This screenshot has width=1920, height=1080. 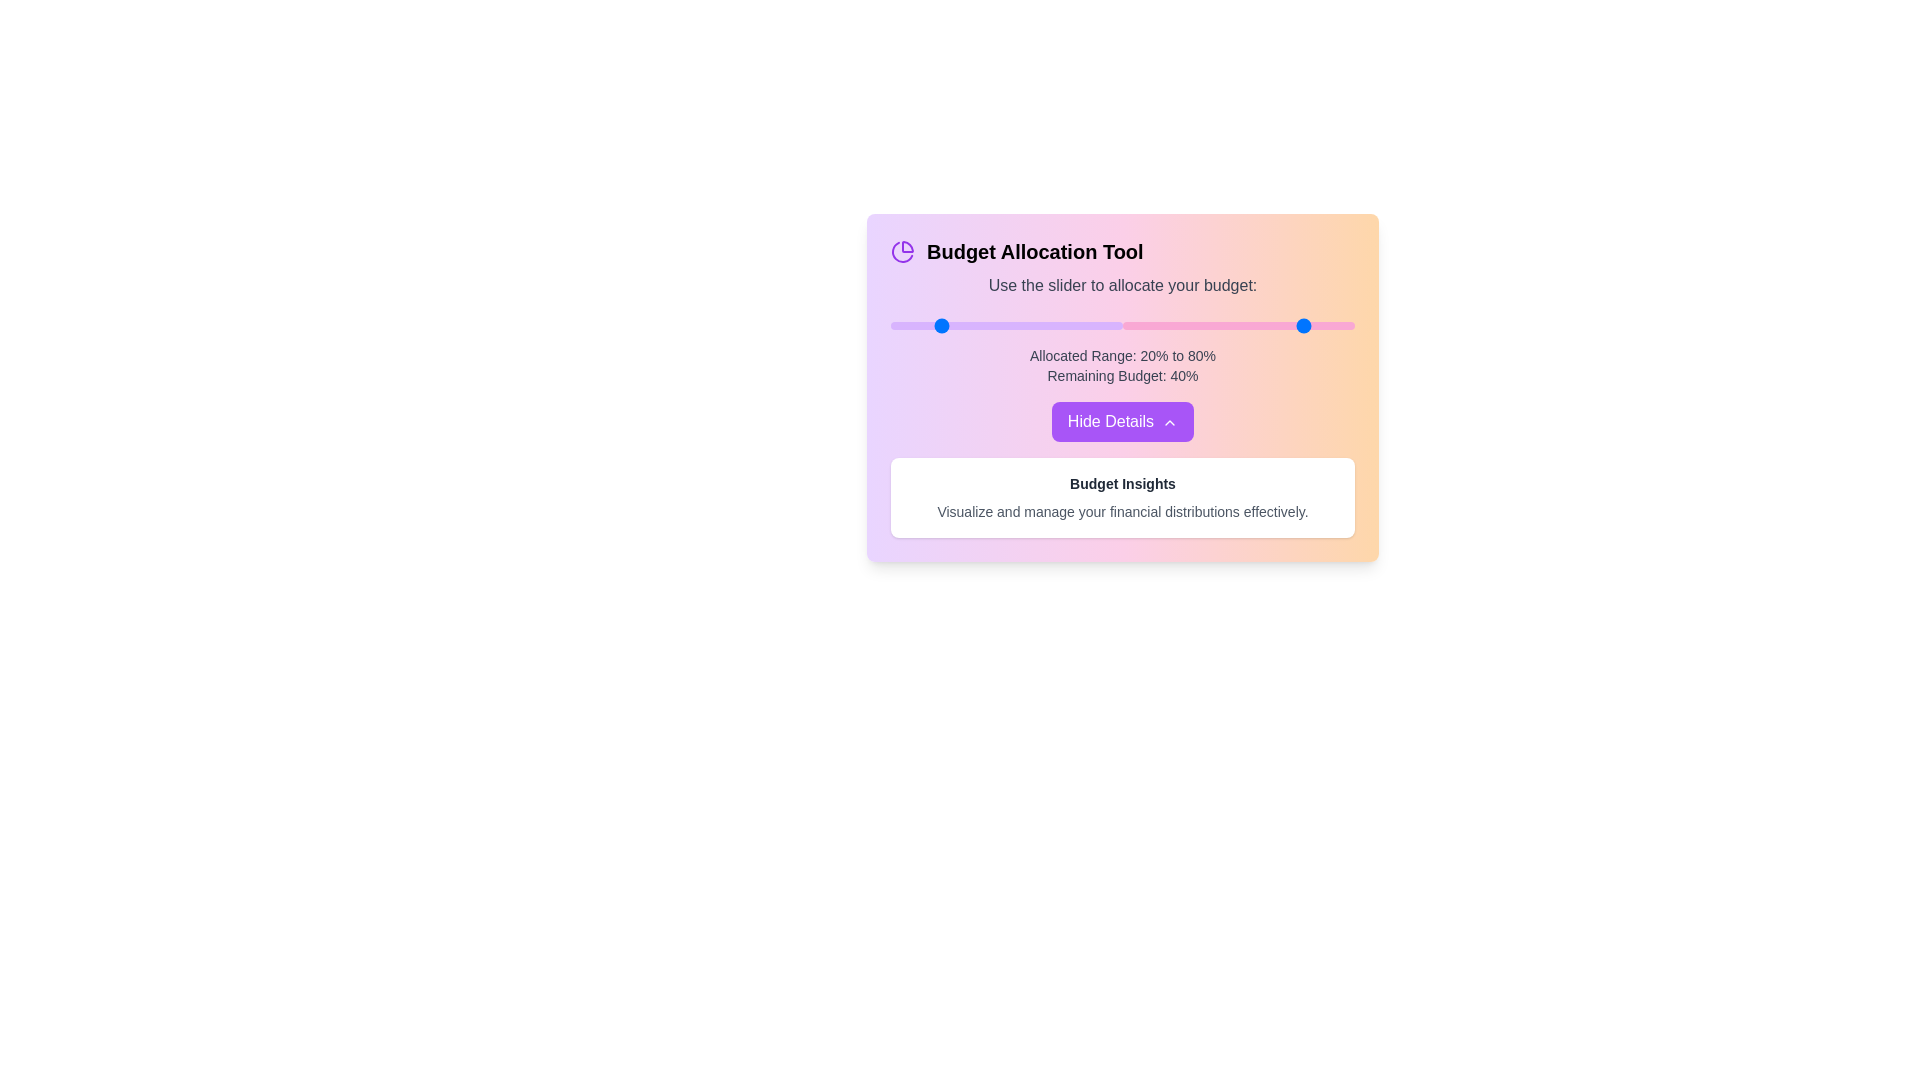 What do you see at coordinates (1123, 420) in the screenshot?
I see `the 'Hide Details' button to toggle the visibility of the details section` at bounding box center [1123, 420].